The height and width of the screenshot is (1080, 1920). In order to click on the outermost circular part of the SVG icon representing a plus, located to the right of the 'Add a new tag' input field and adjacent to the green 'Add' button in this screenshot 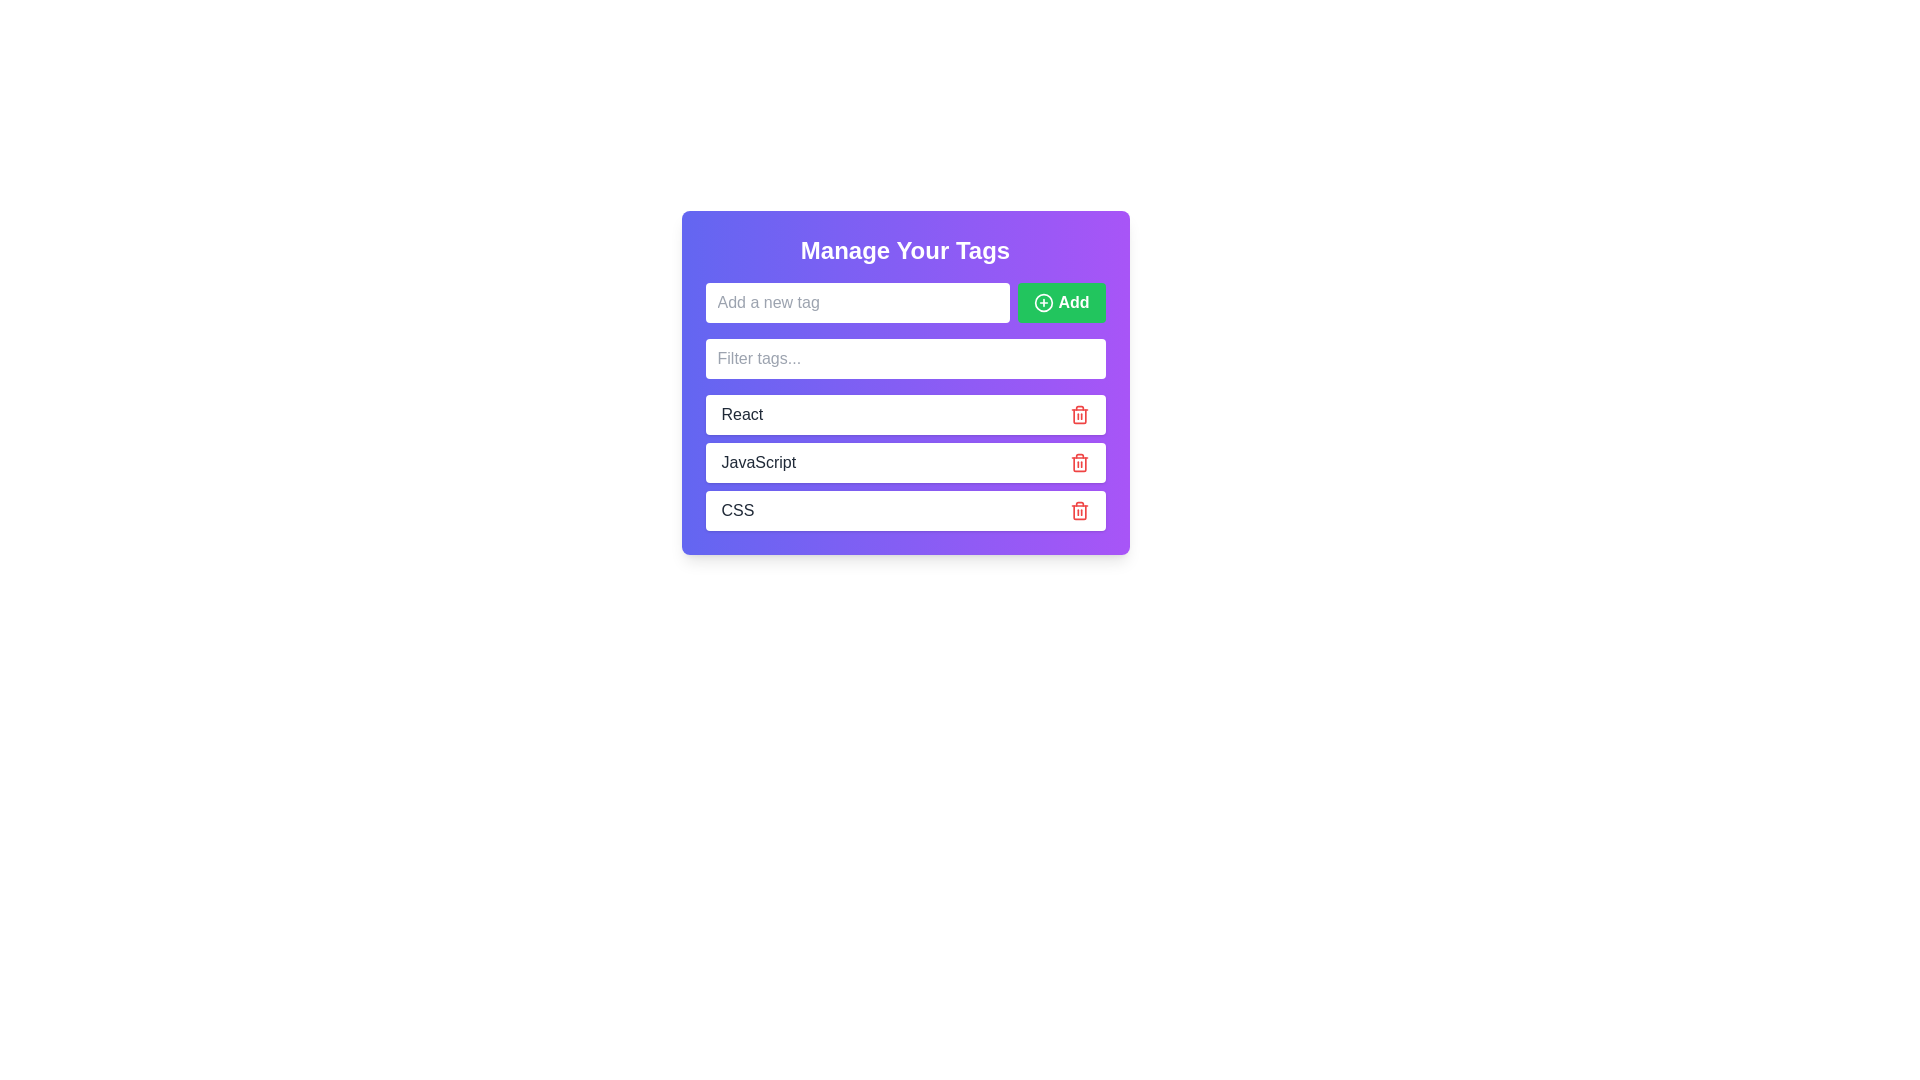, I will do `click(1043, 303)`.